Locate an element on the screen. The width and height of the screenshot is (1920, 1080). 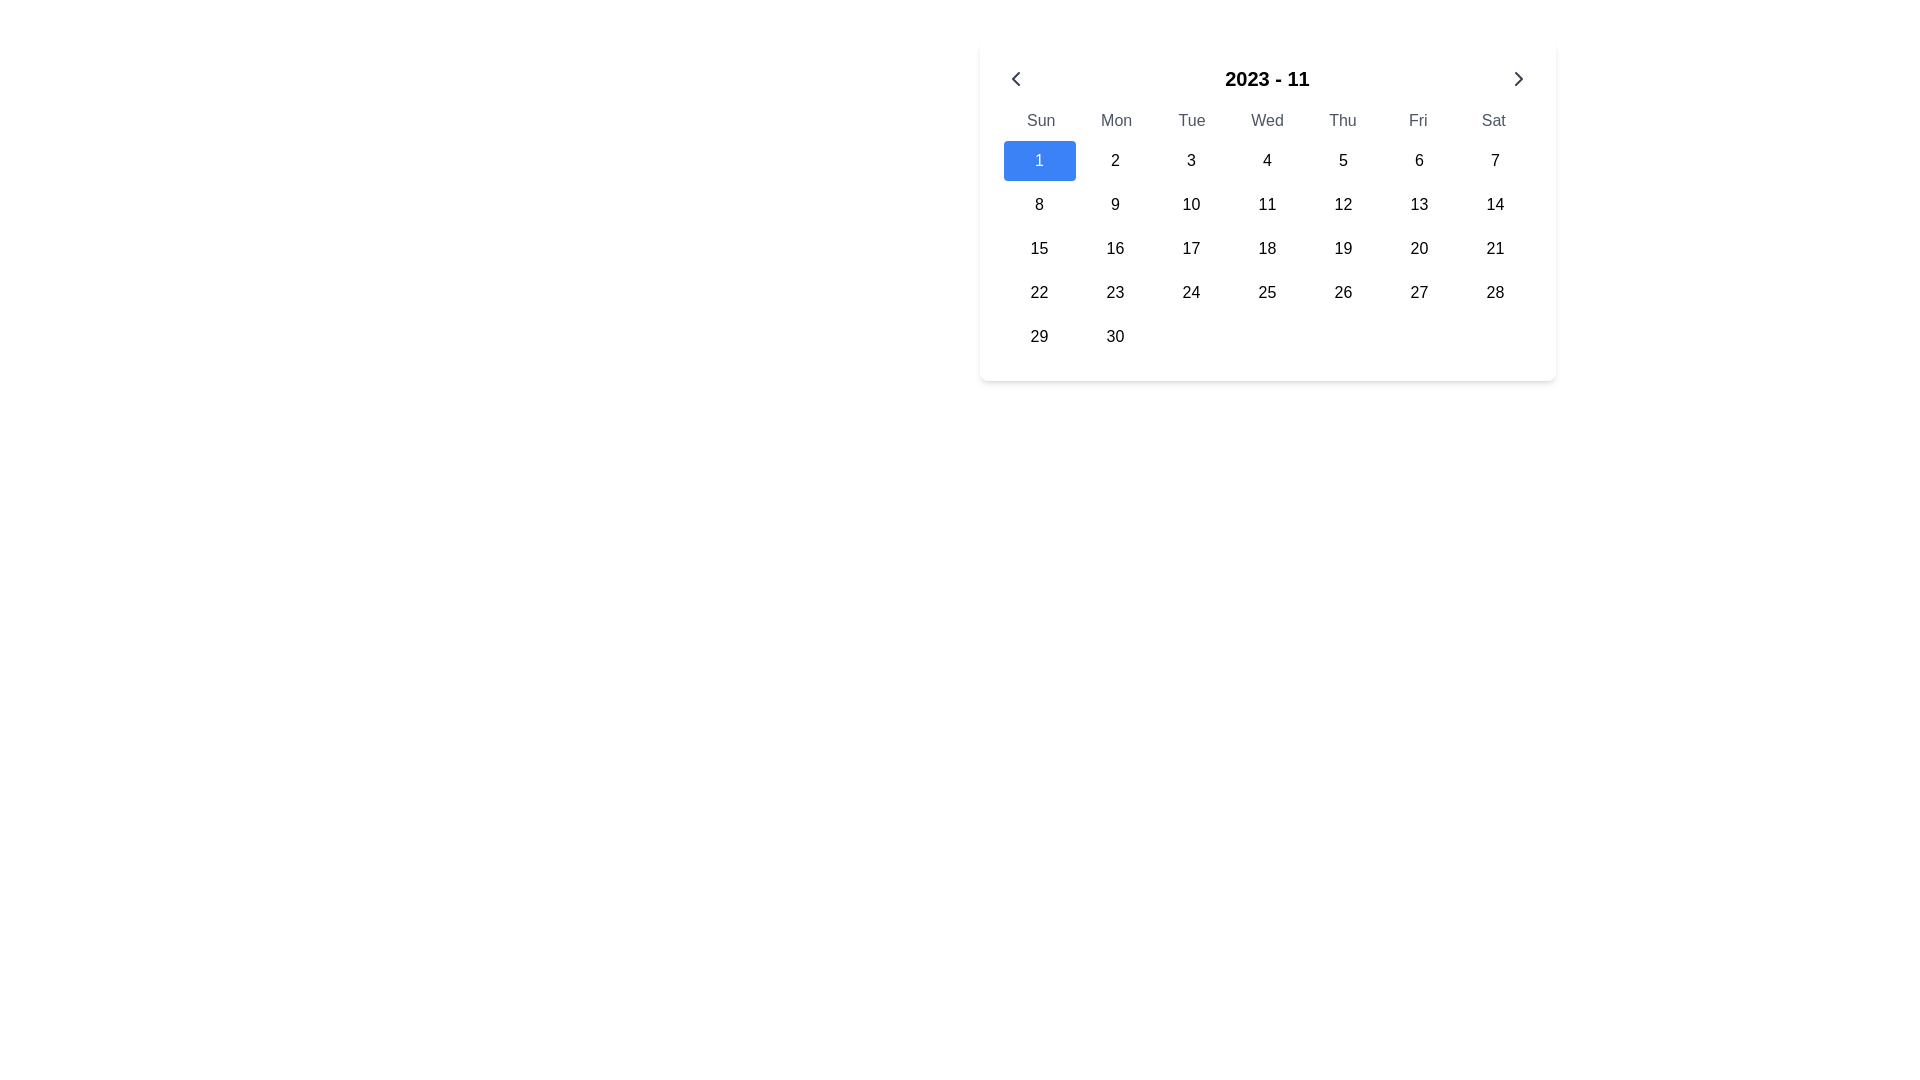
the button representing the 14th day of the month in the calendar, located in the second row and sixth column under the Saturday column is located at coordinates (1495, 204).